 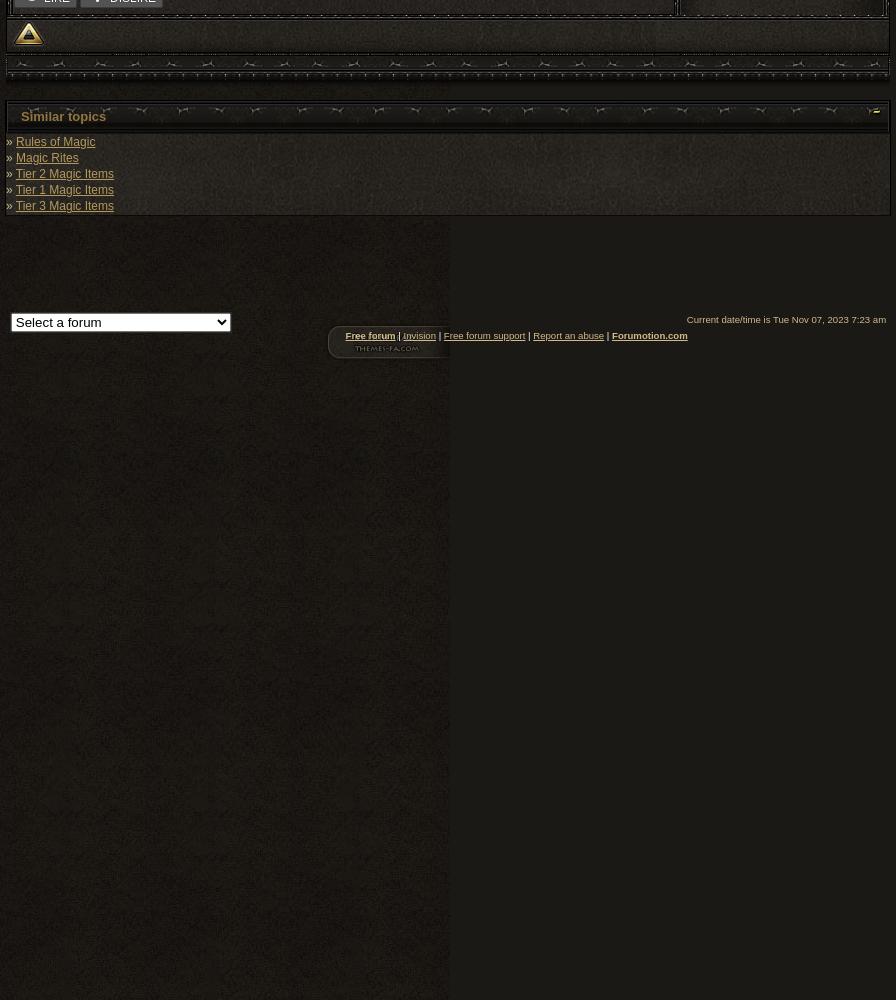 What do you see at coordinates (369, 333) in the screenshot?
I see `'Free forum'` at bounding box center [369, 333].